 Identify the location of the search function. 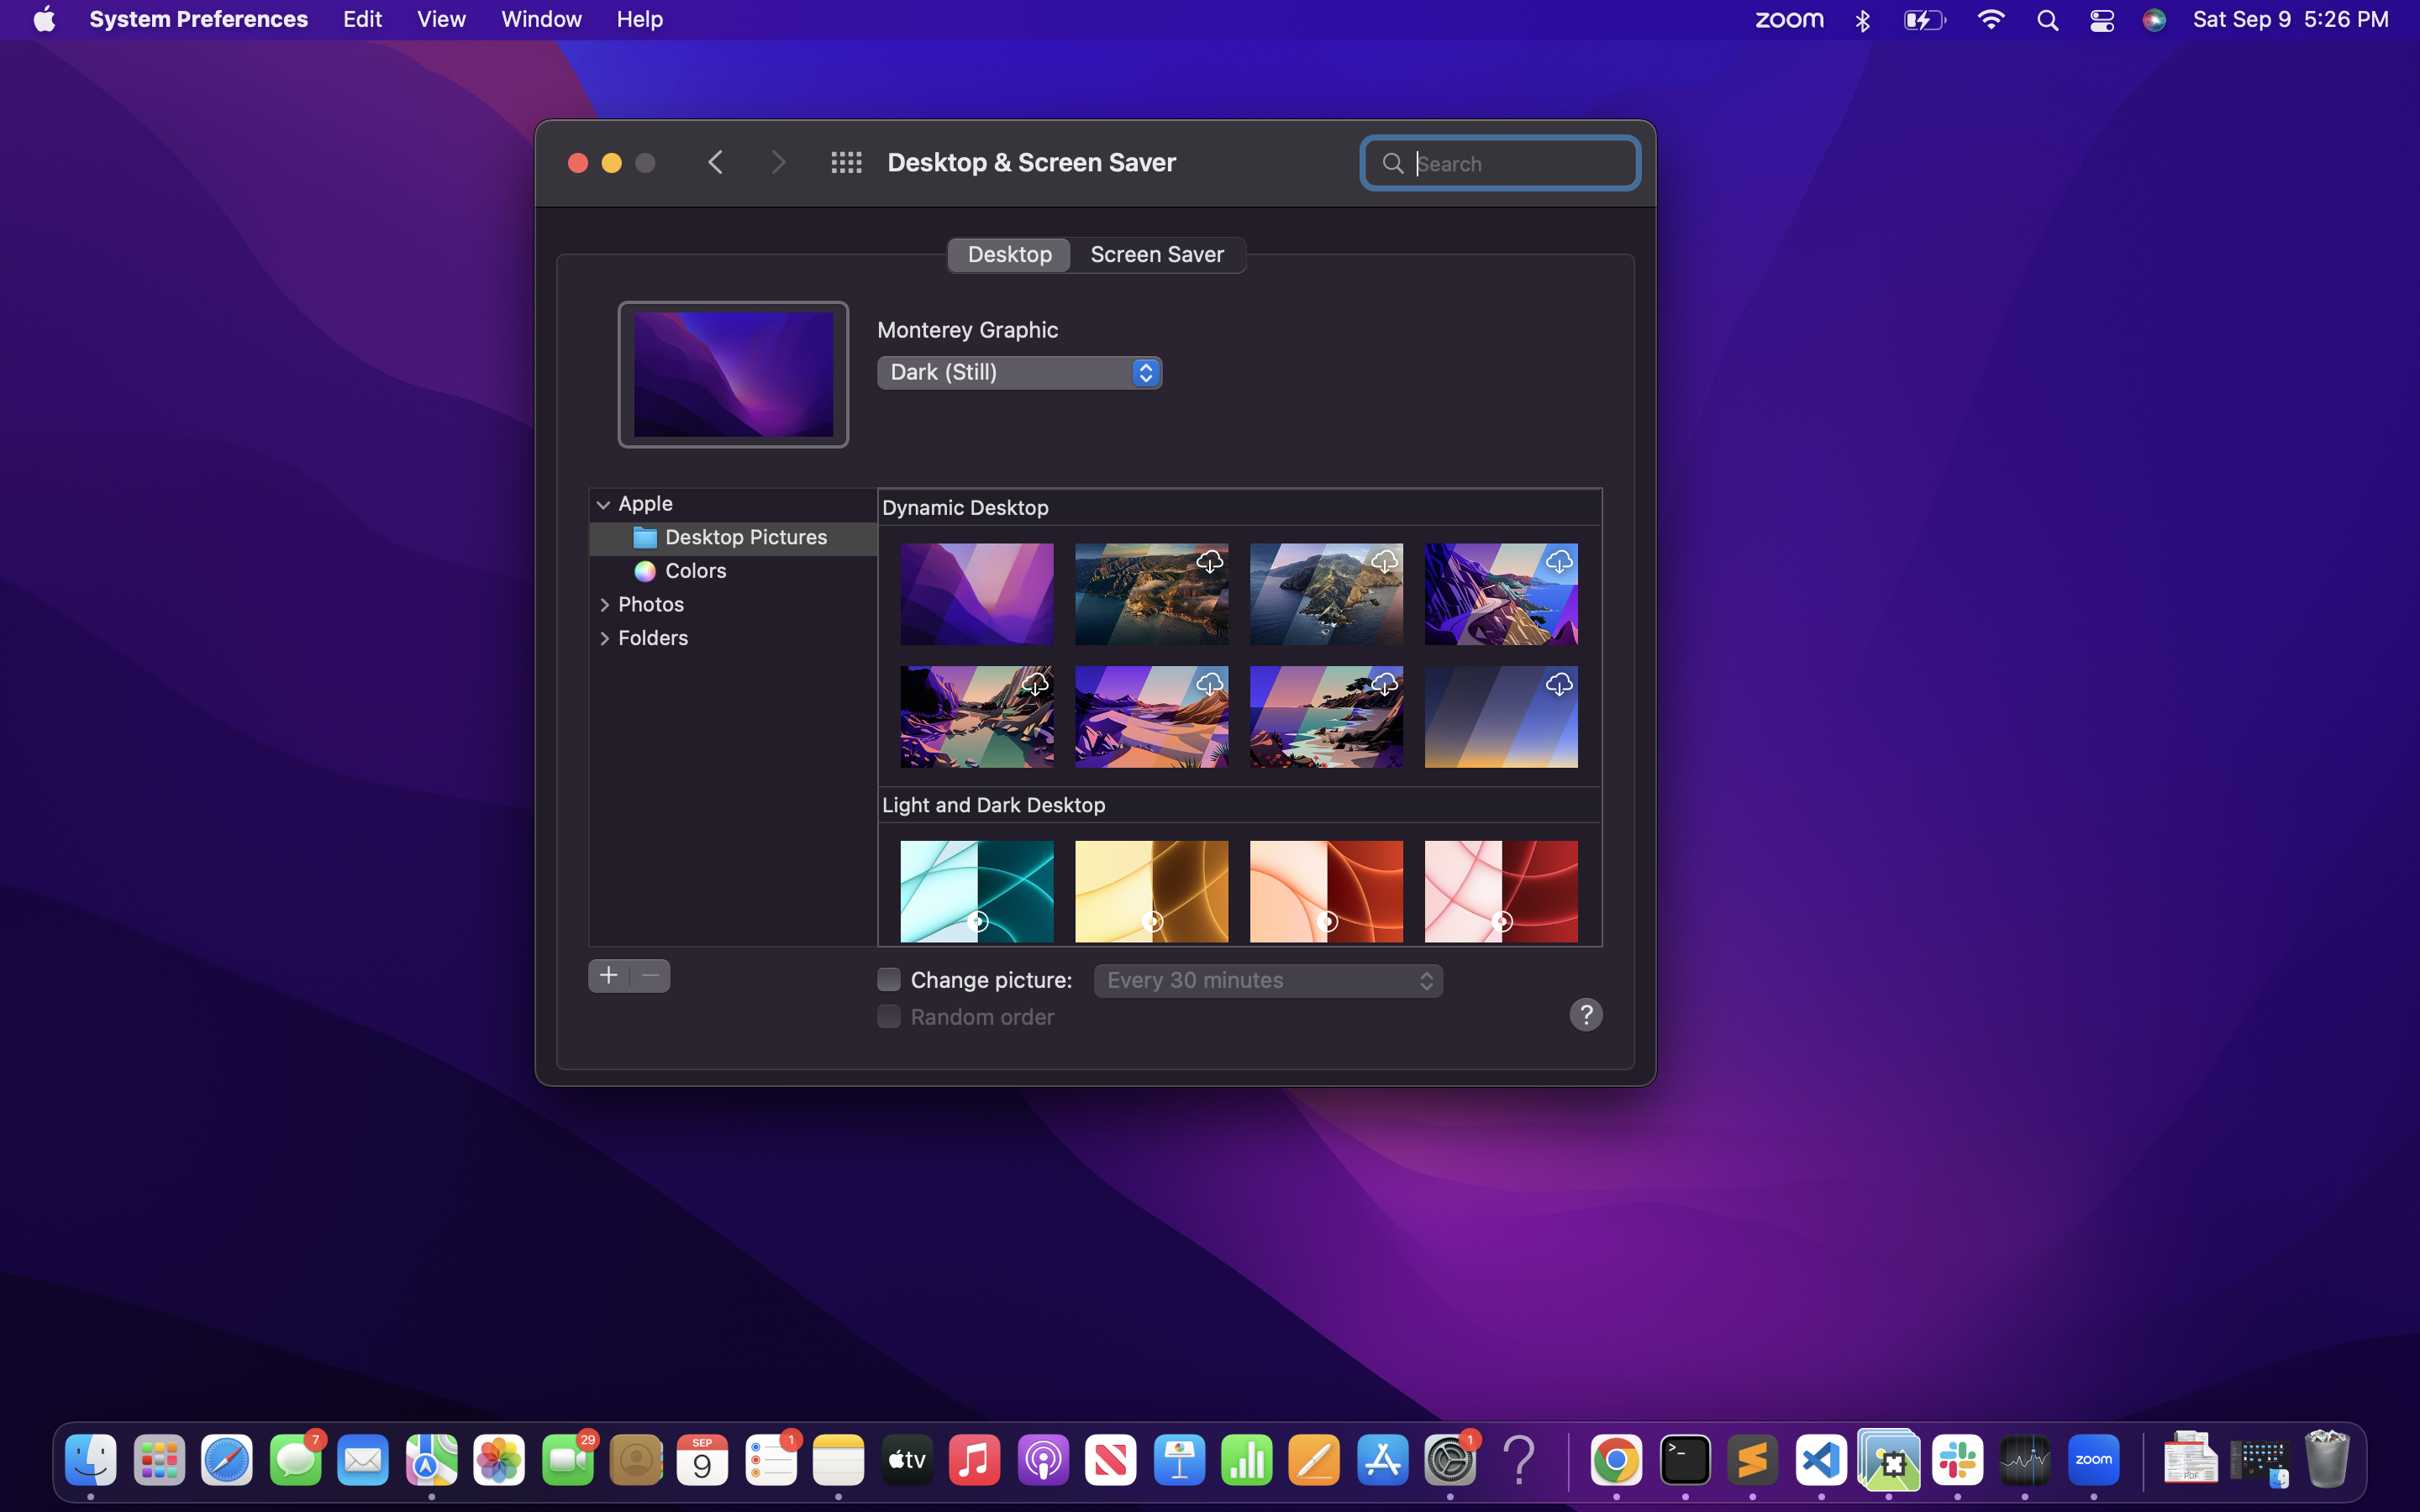
(1500, 160).